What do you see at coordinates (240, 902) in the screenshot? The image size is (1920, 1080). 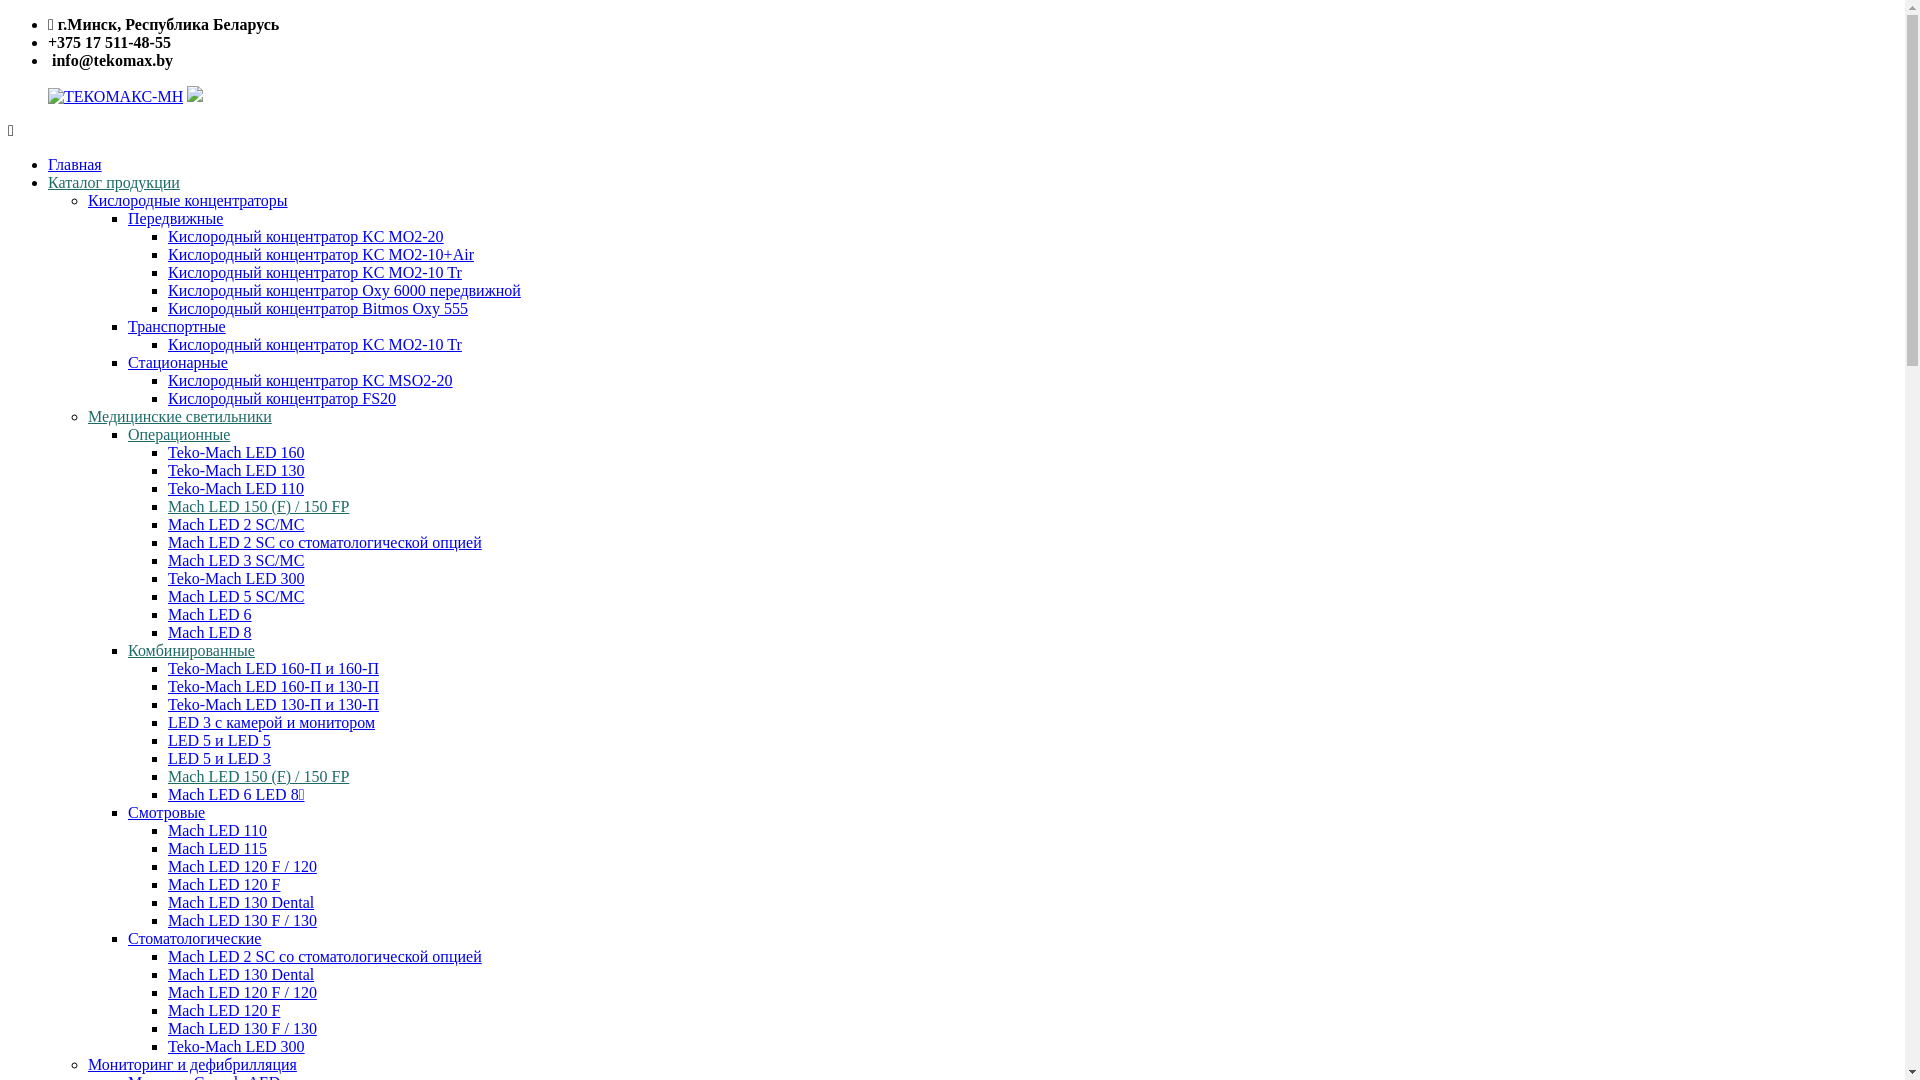 I see `'Mach LED 130 Dental'` at bounding box center [240, 902].